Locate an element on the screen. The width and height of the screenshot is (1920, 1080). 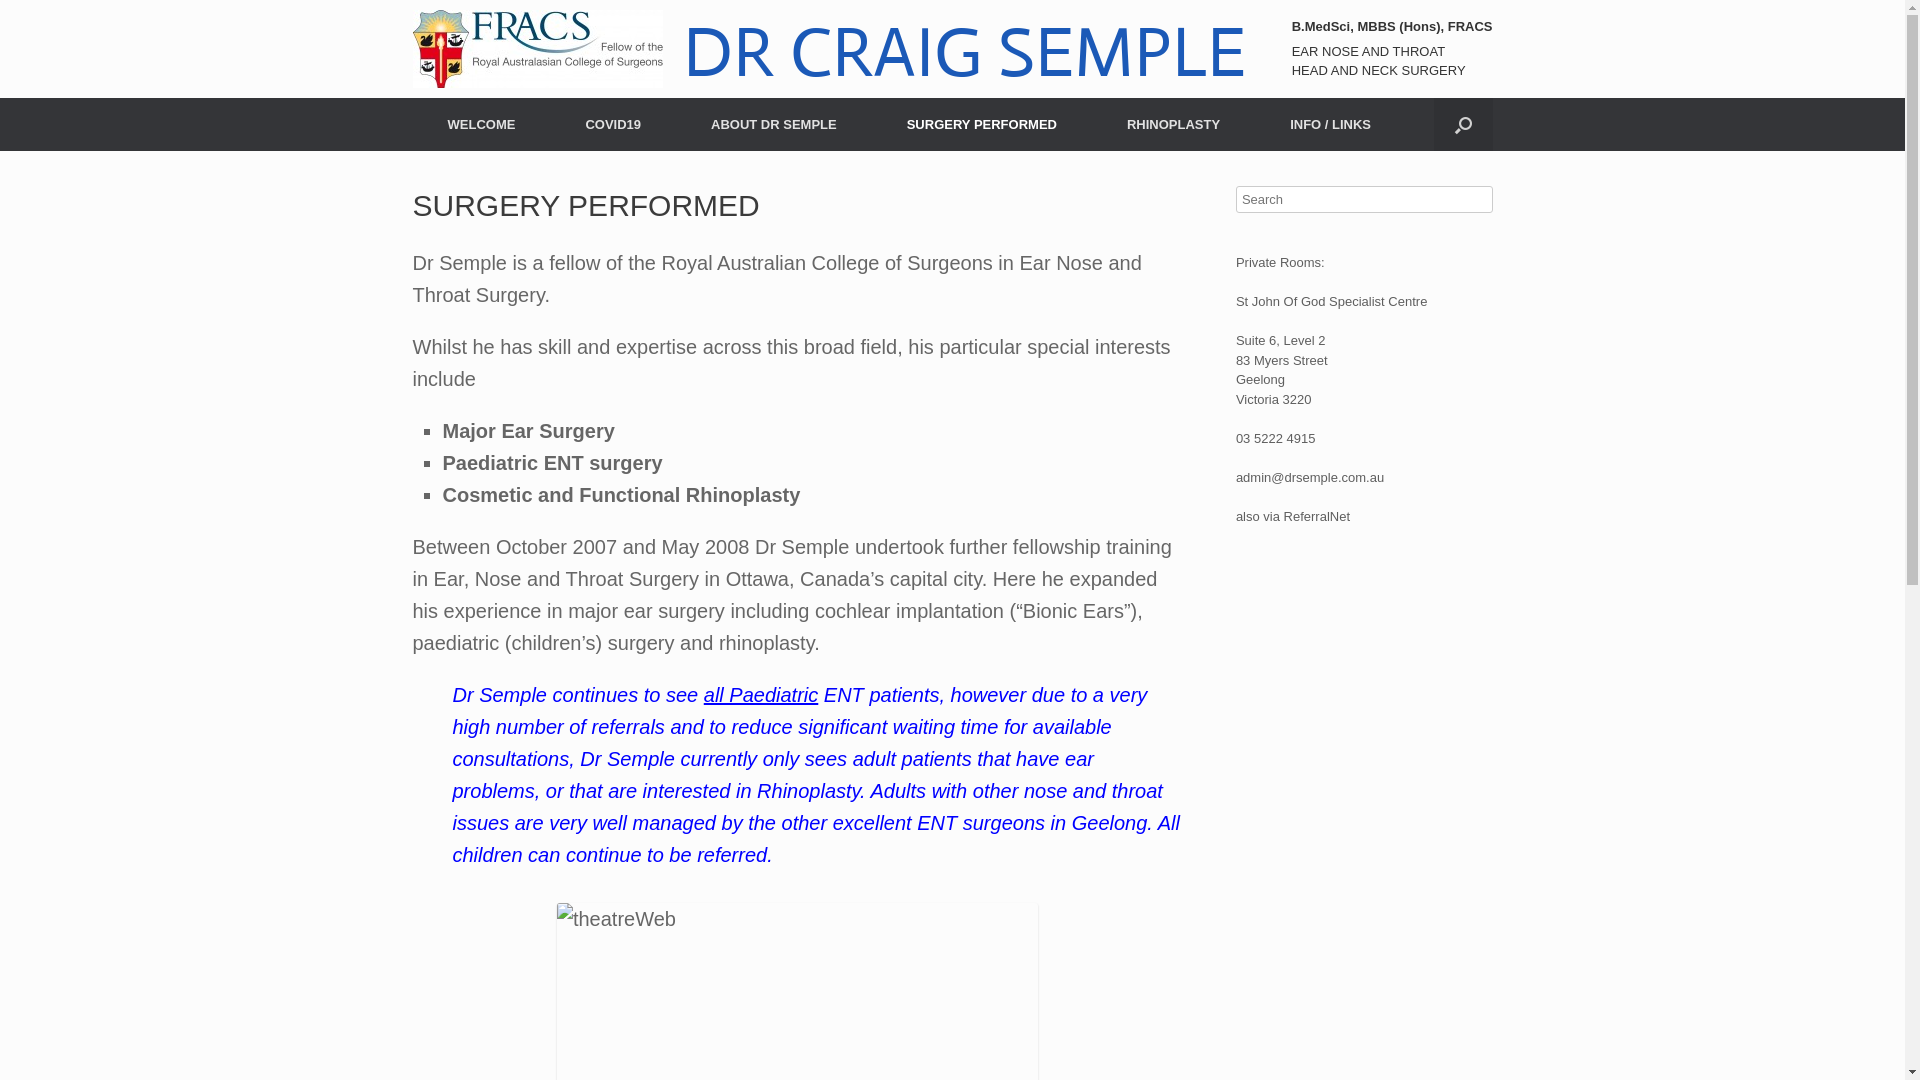
'INFO / LINKS' is located at coordinates (1330, 124).